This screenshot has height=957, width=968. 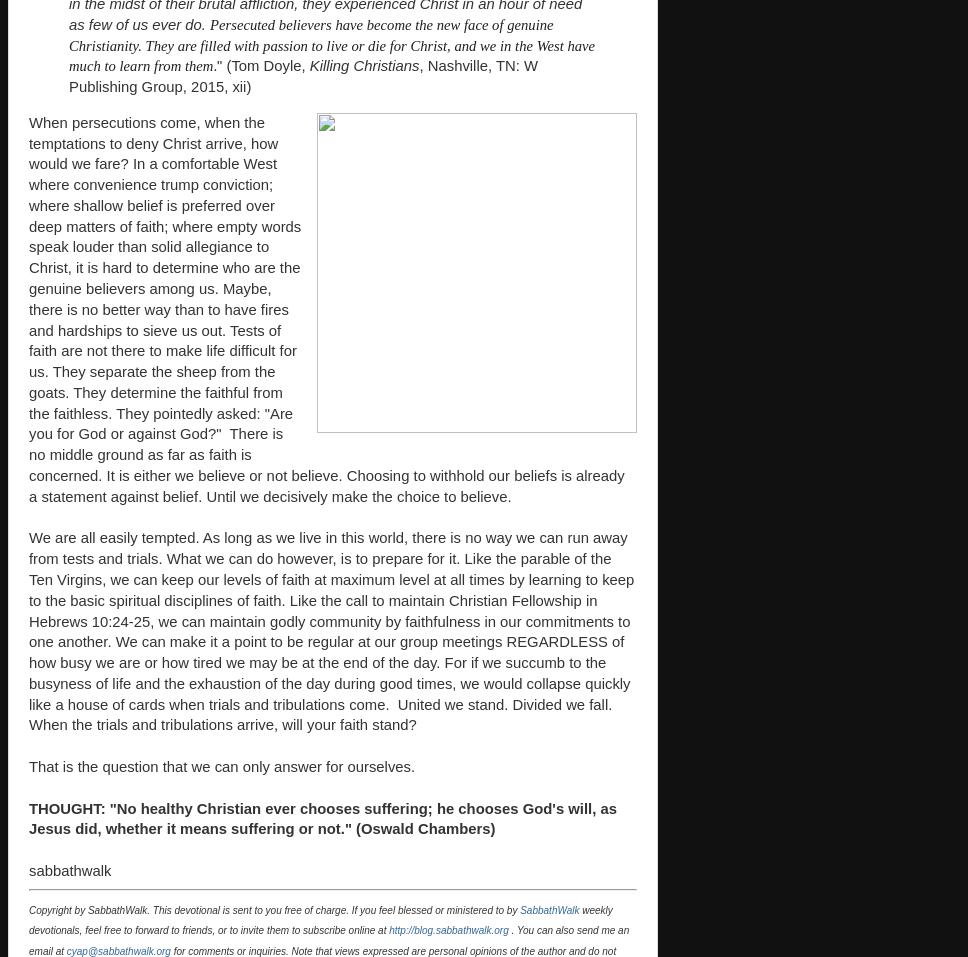 What do you see at coordinates (363, 65) in the screenshot?
I see `'Killing Christians'` at bounding box center [363, 65].